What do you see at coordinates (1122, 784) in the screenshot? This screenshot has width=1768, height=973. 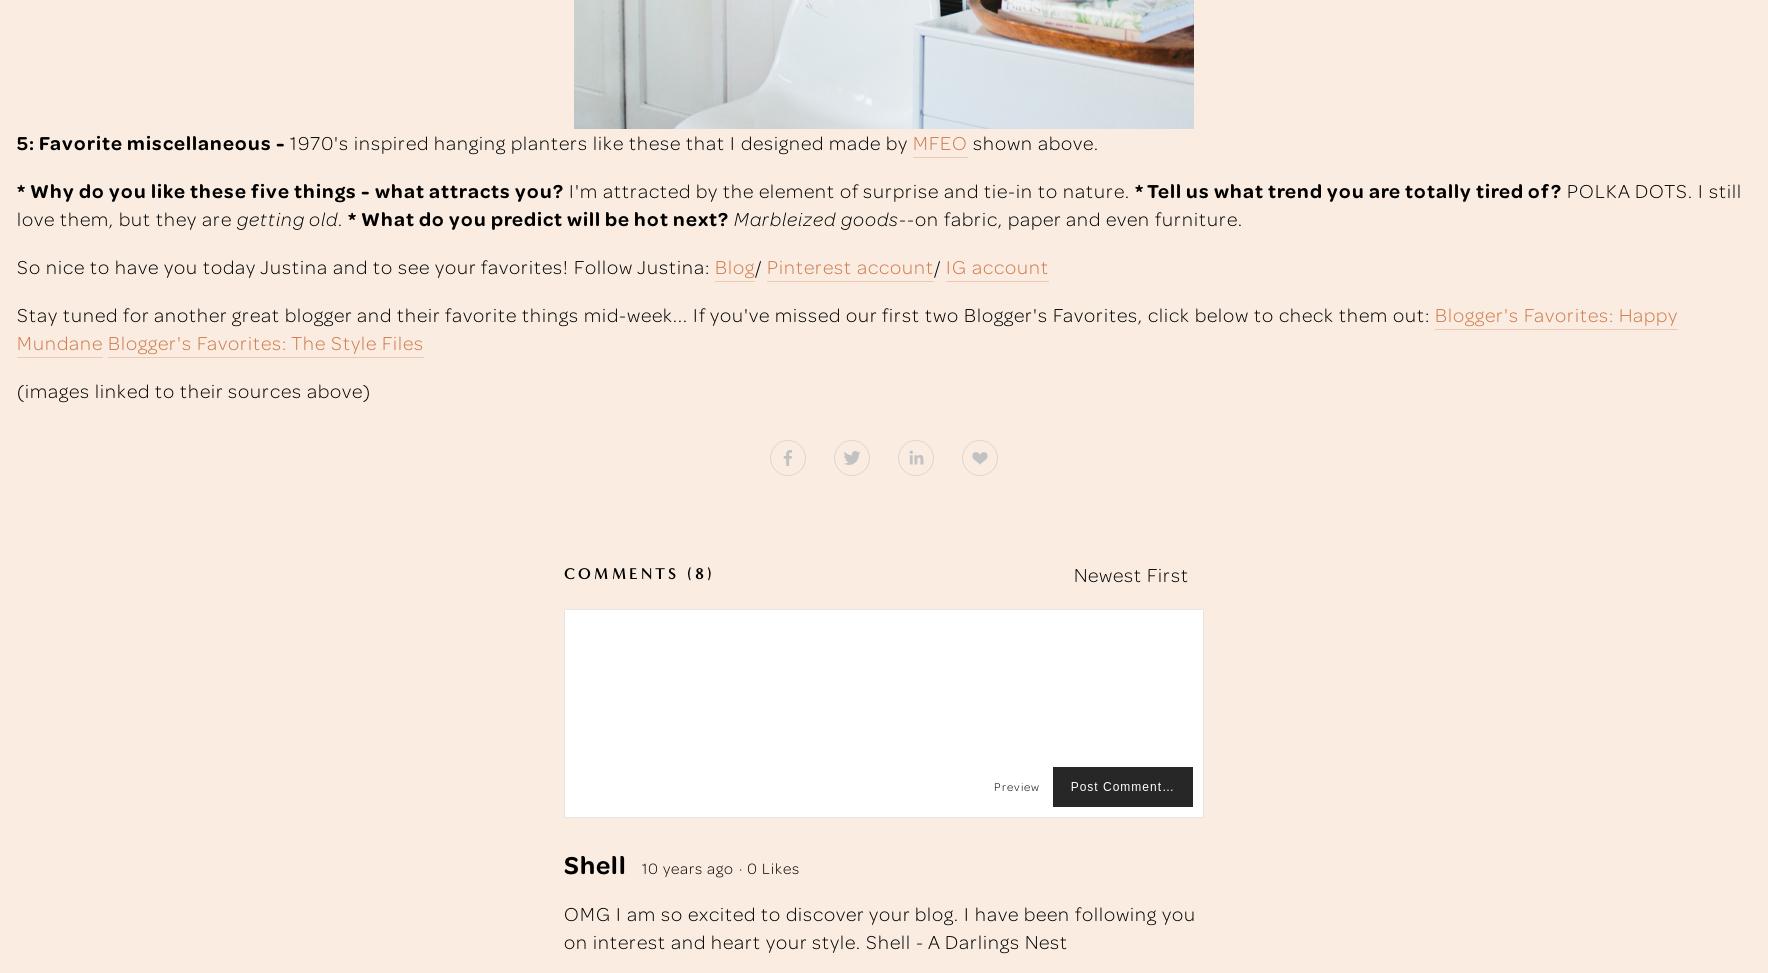 I see `'Post Comment…'` at bounding box center [1122, 784].